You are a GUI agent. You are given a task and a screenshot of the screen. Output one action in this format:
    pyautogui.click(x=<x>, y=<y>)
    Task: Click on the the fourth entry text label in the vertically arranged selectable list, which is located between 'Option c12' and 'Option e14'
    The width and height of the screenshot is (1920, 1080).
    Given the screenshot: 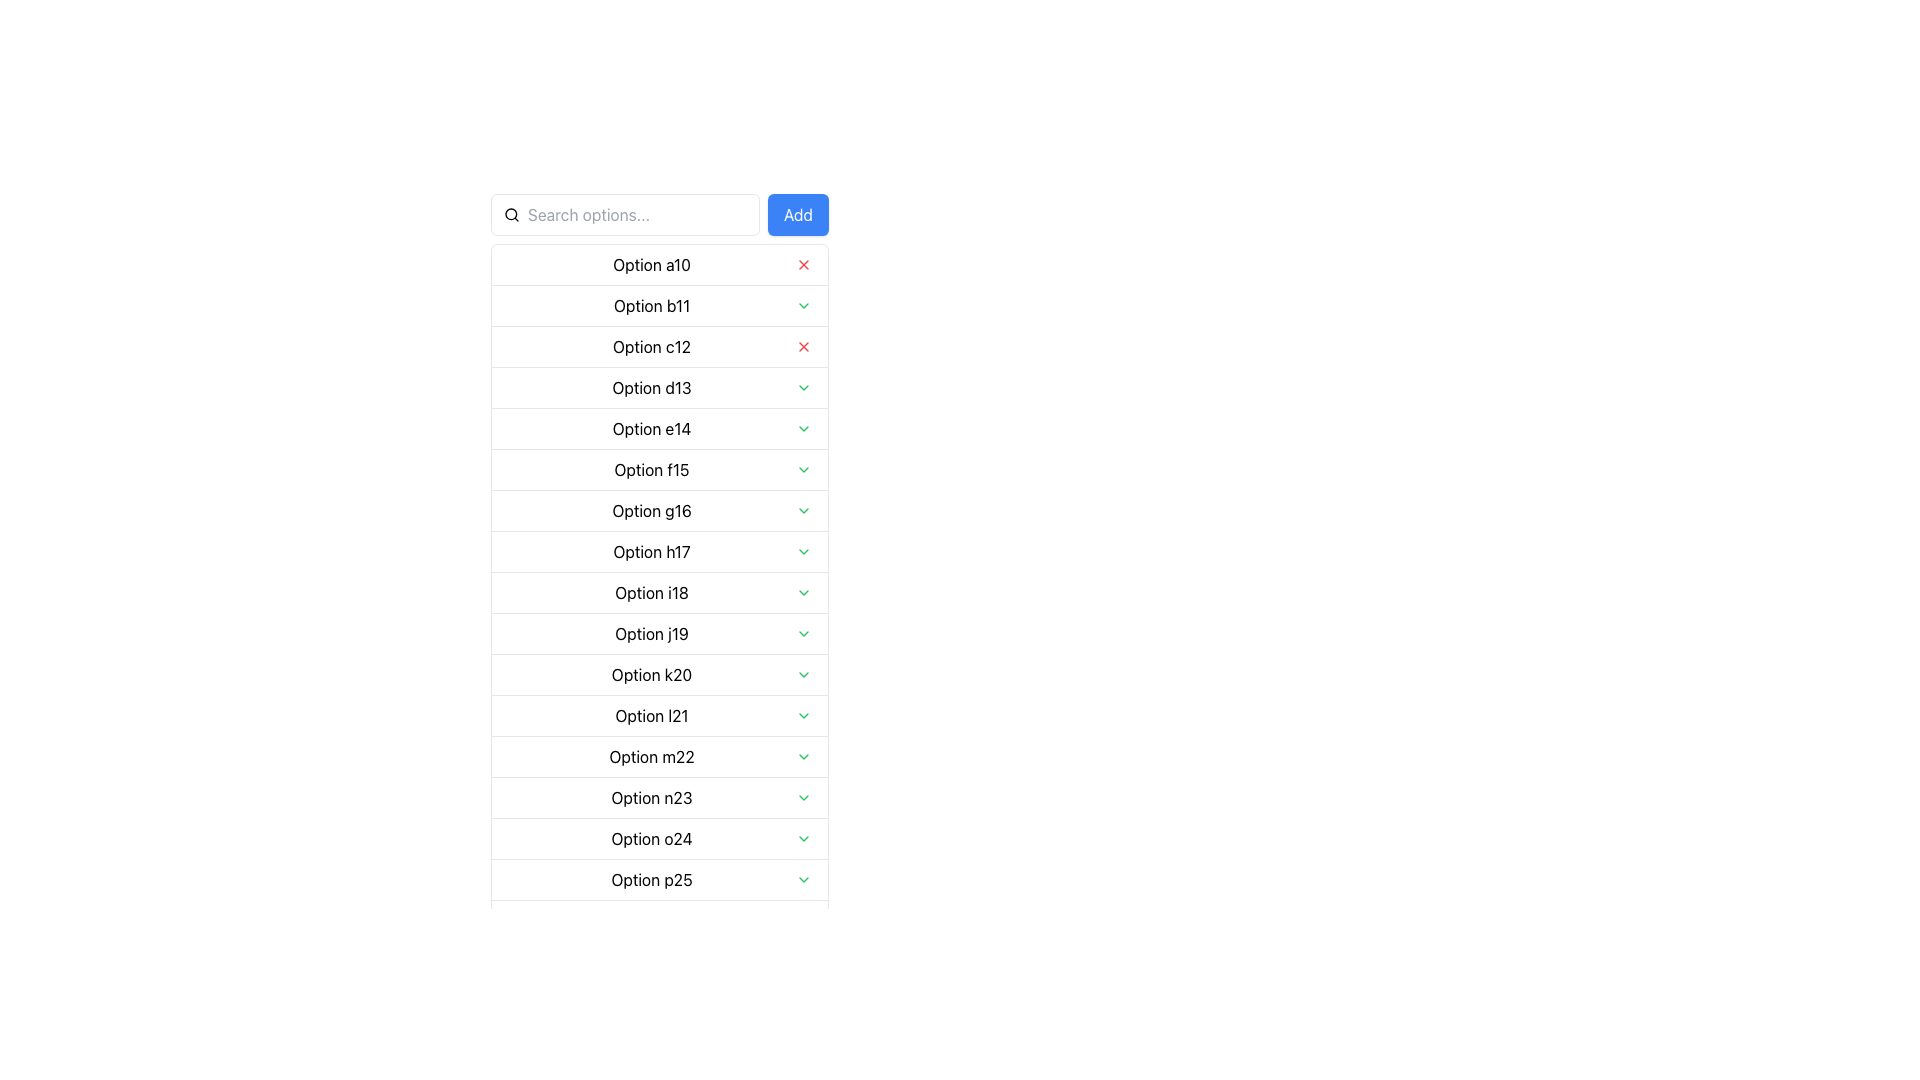 What is the action you would take?
    pyautogui.click(x=652, y=388)
    